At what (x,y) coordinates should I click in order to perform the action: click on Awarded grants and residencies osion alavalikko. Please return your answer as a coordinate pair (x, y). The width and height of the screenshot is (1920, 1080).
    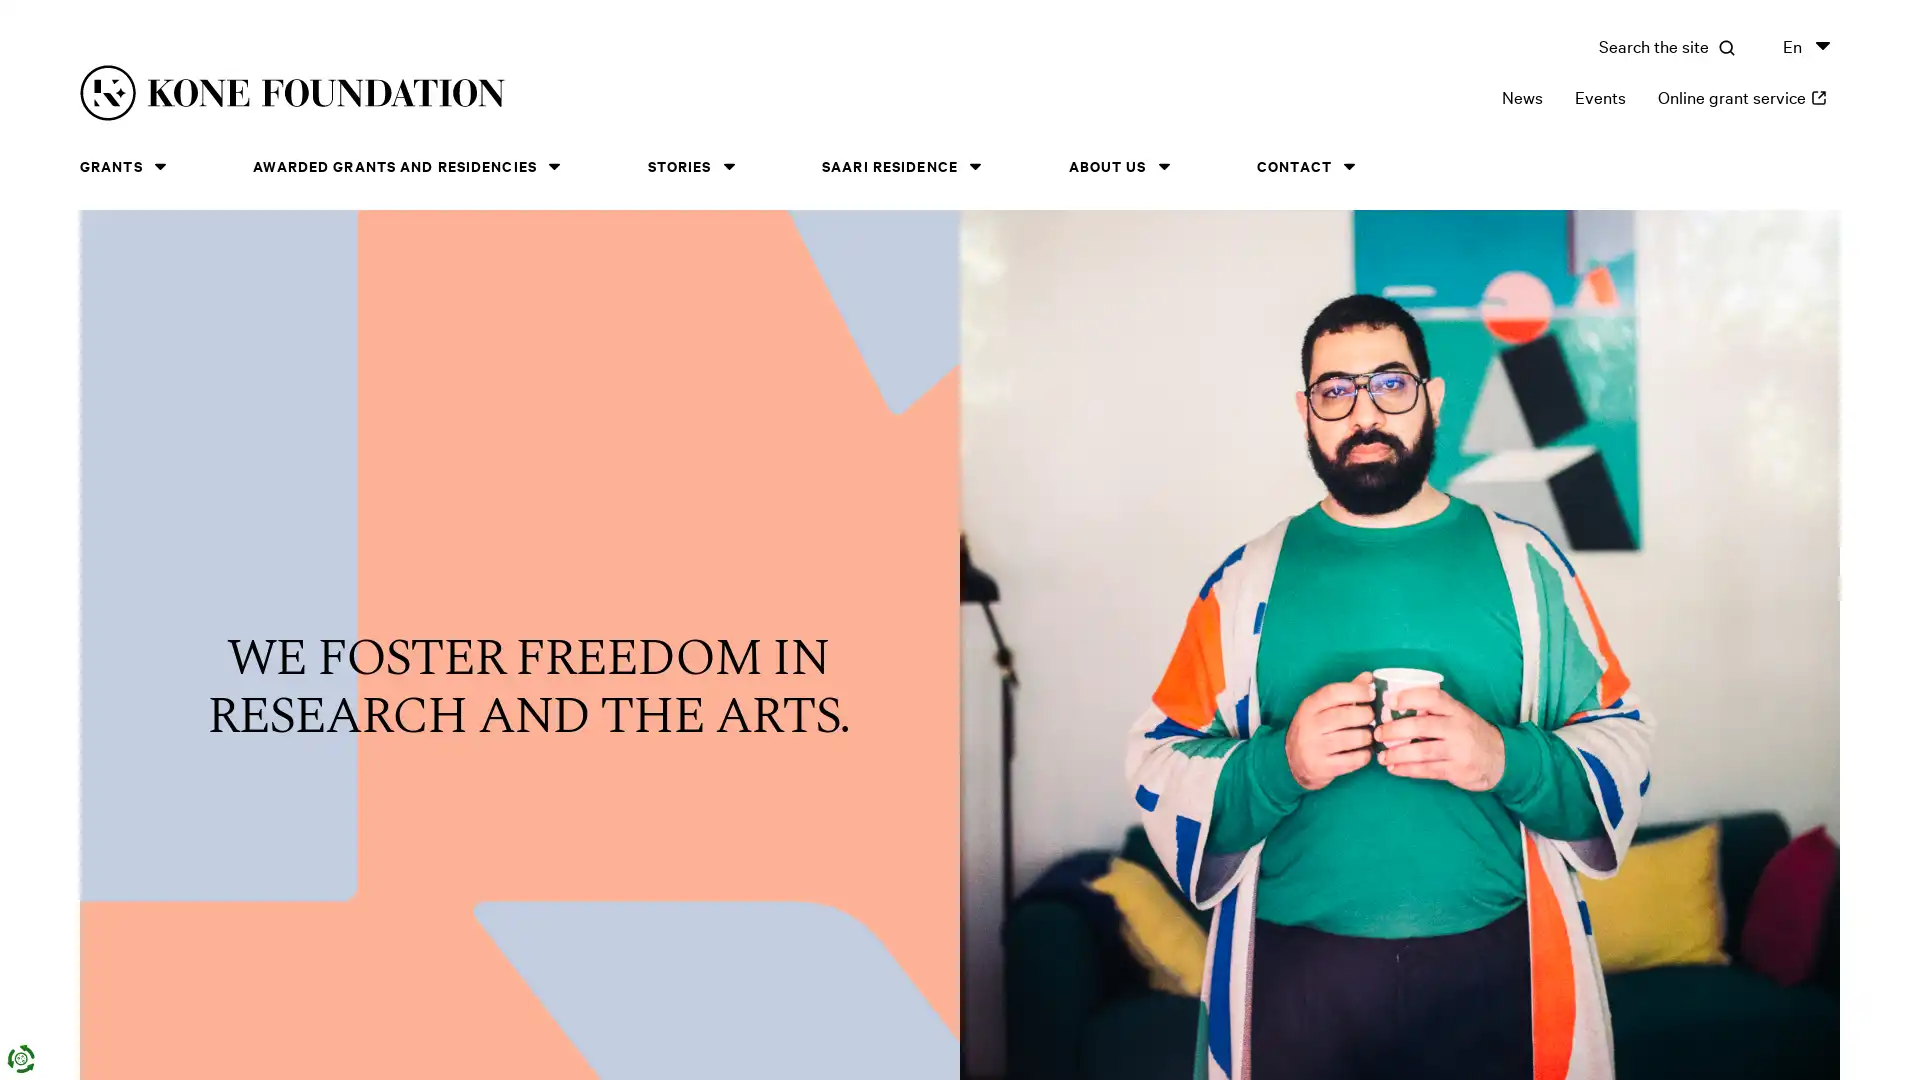
    Looking at the image, I should click on (553, 165).